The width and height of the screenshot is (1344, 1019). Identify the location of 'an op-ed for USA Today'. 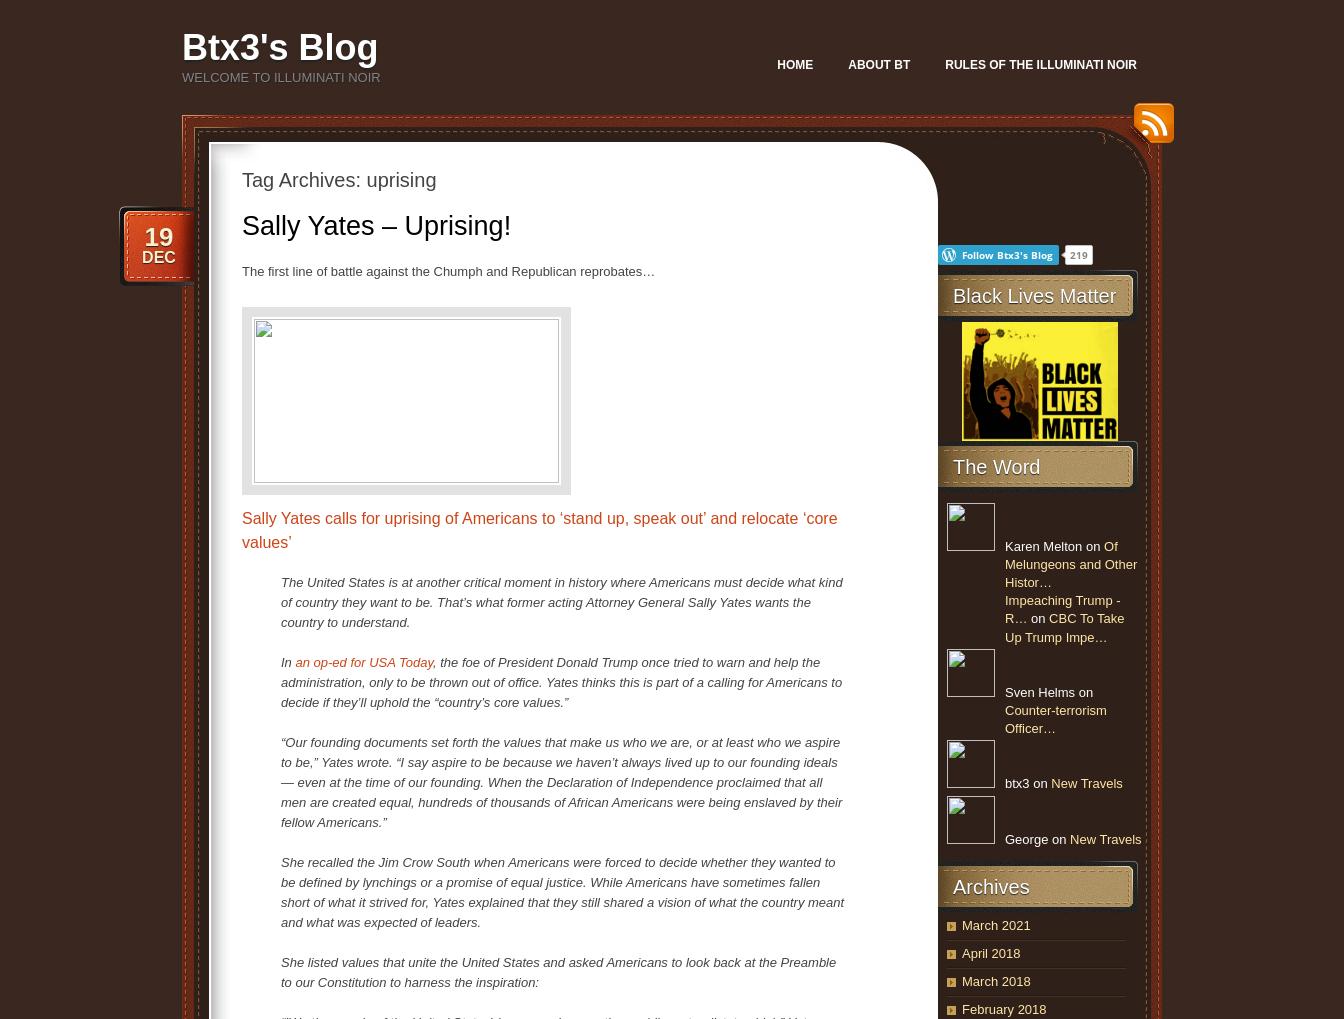
(363, 661).